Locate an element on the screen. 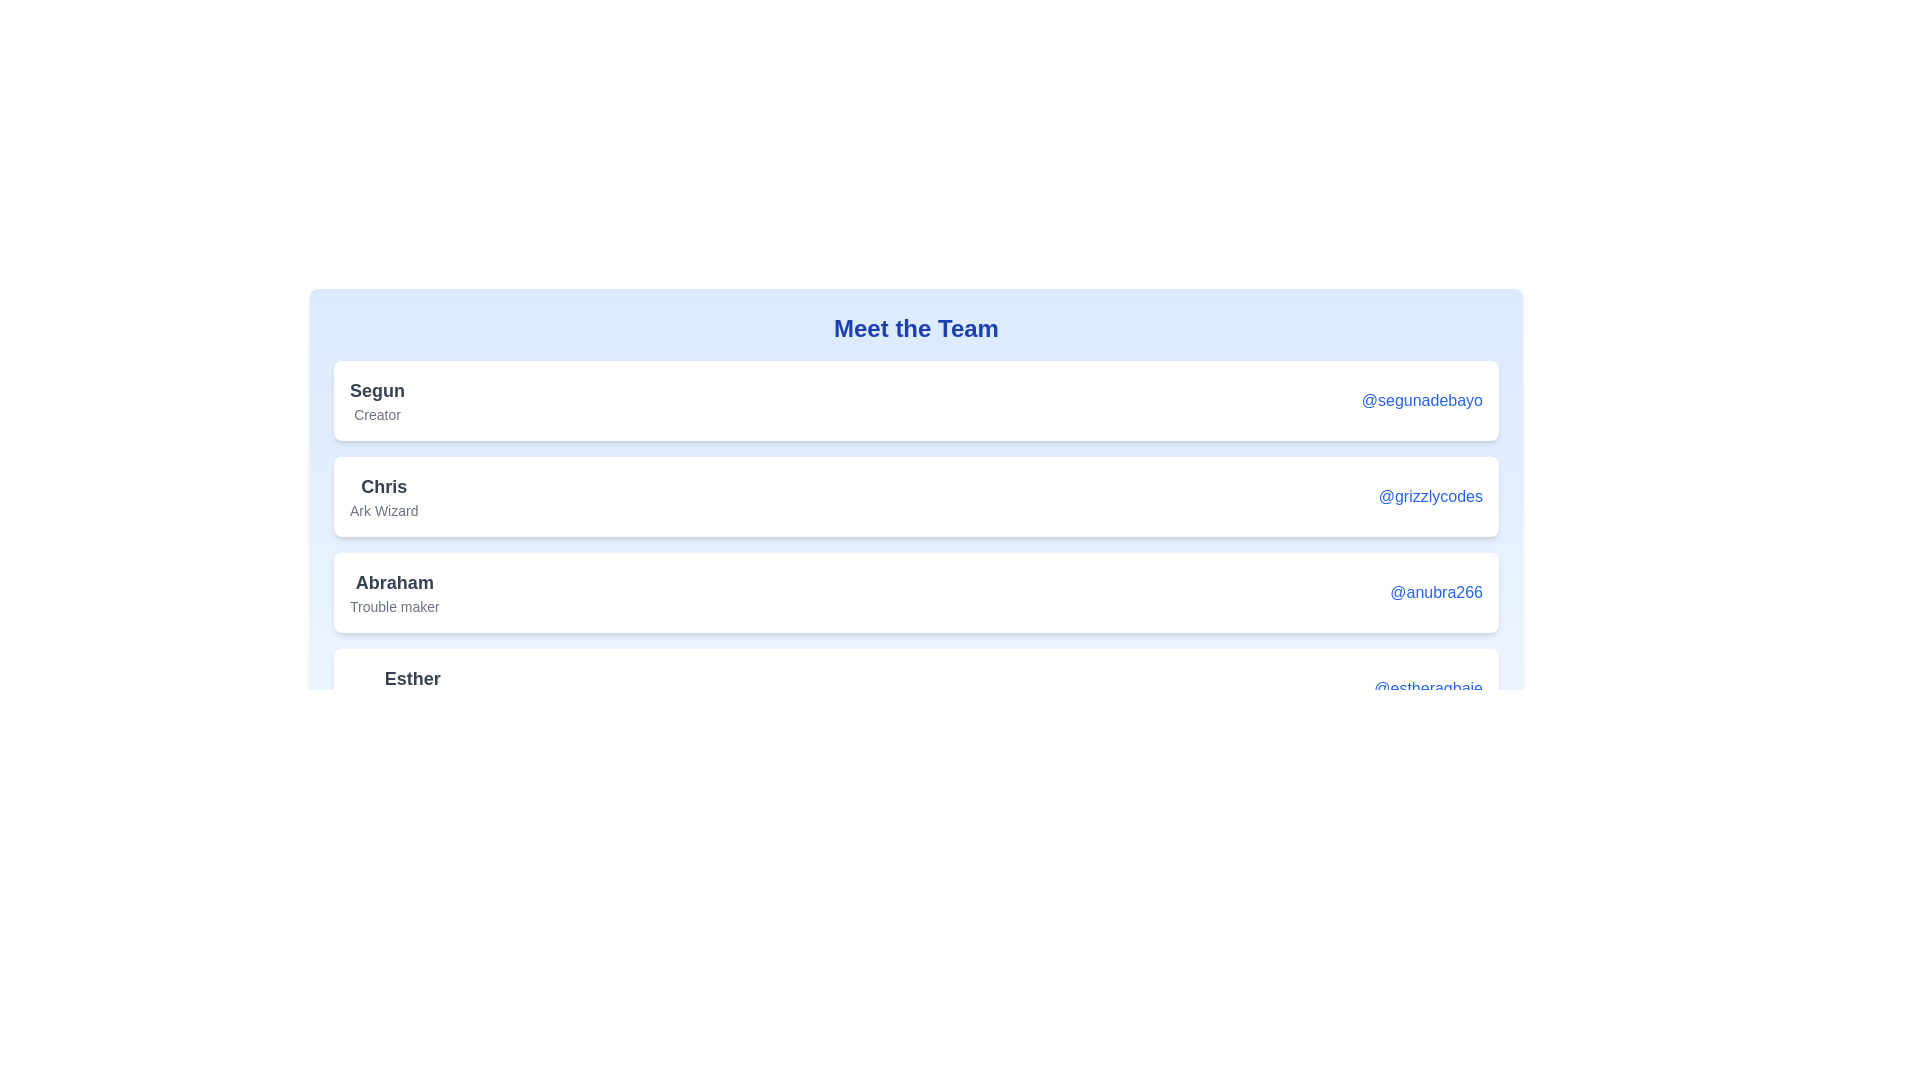 The image size is (1920, 1080). name displayed in the Text Label at the top-left position of the team listing interface, which identifies an individual is located at coordinates (377, 390).